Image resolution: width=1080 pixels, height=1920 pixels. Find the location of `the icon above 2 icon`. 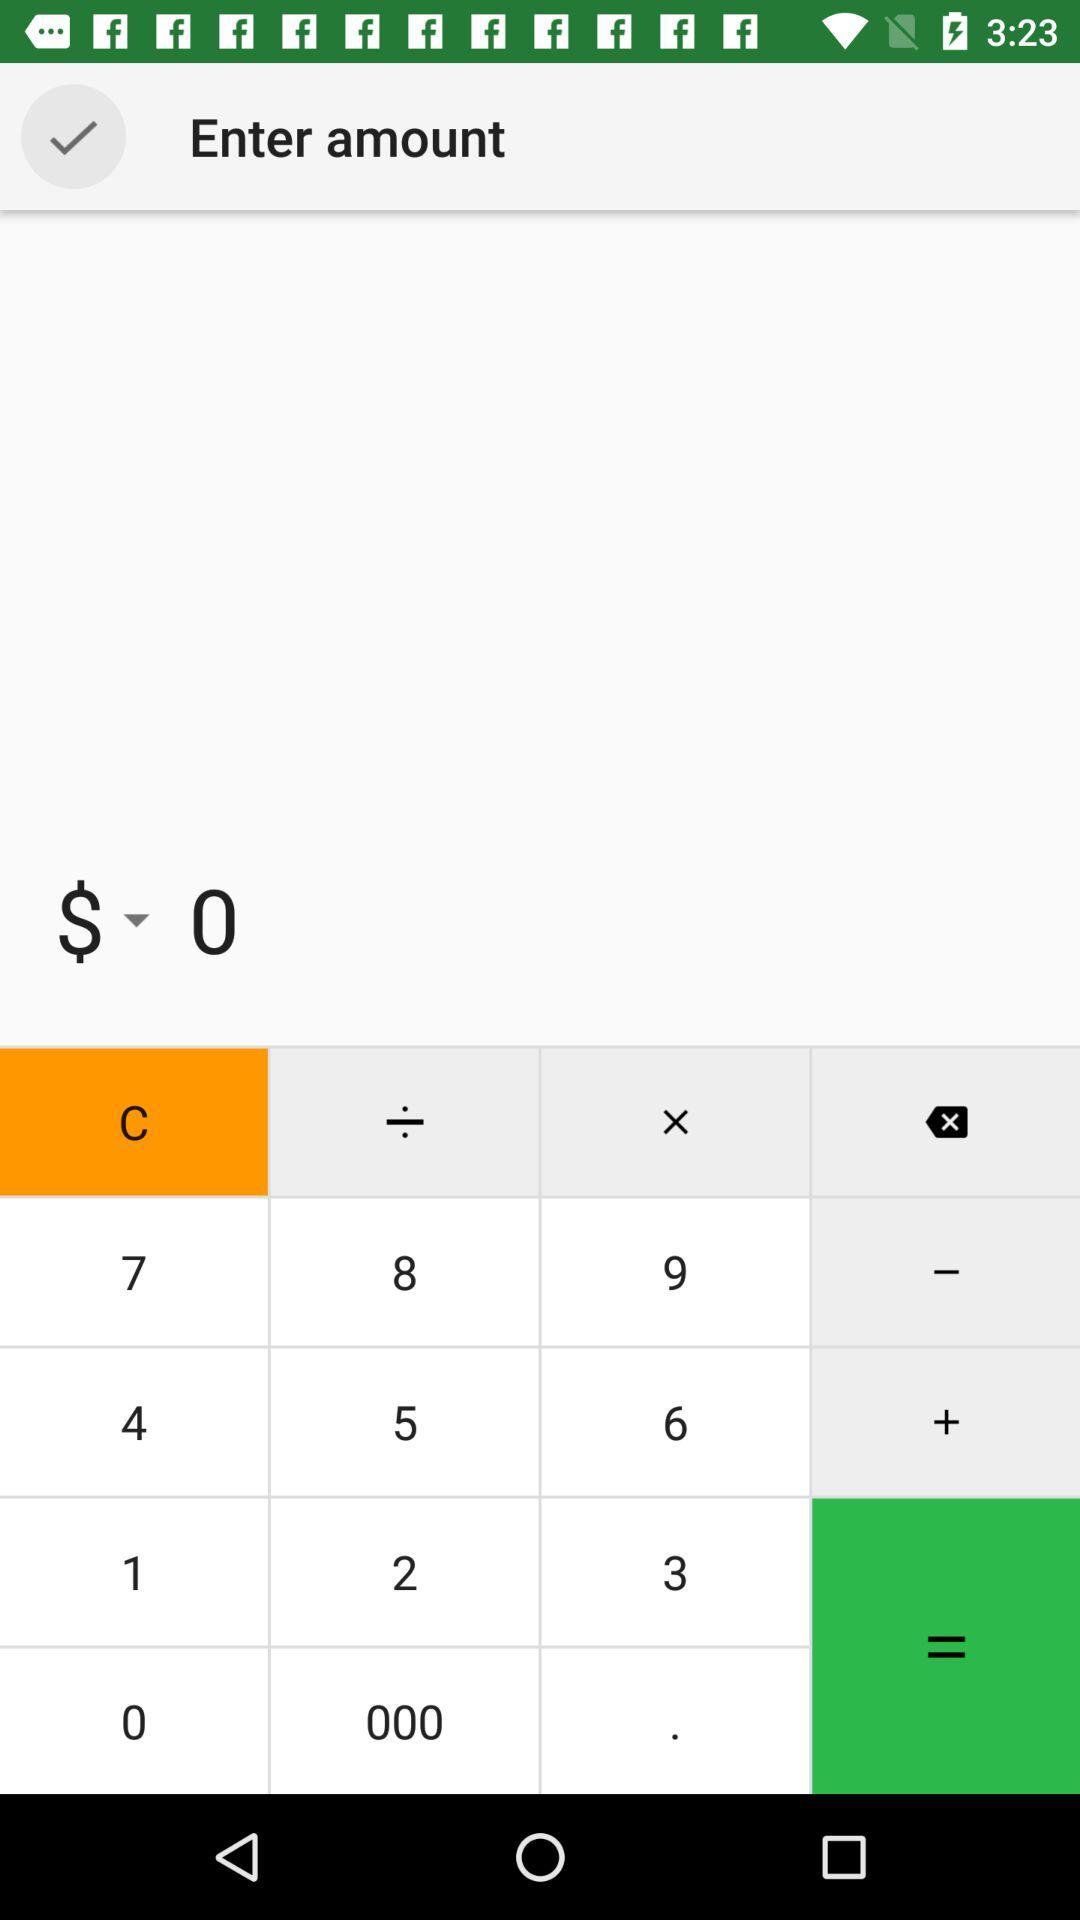

the icon above 2 icon is located at coordinates (675, 1420).